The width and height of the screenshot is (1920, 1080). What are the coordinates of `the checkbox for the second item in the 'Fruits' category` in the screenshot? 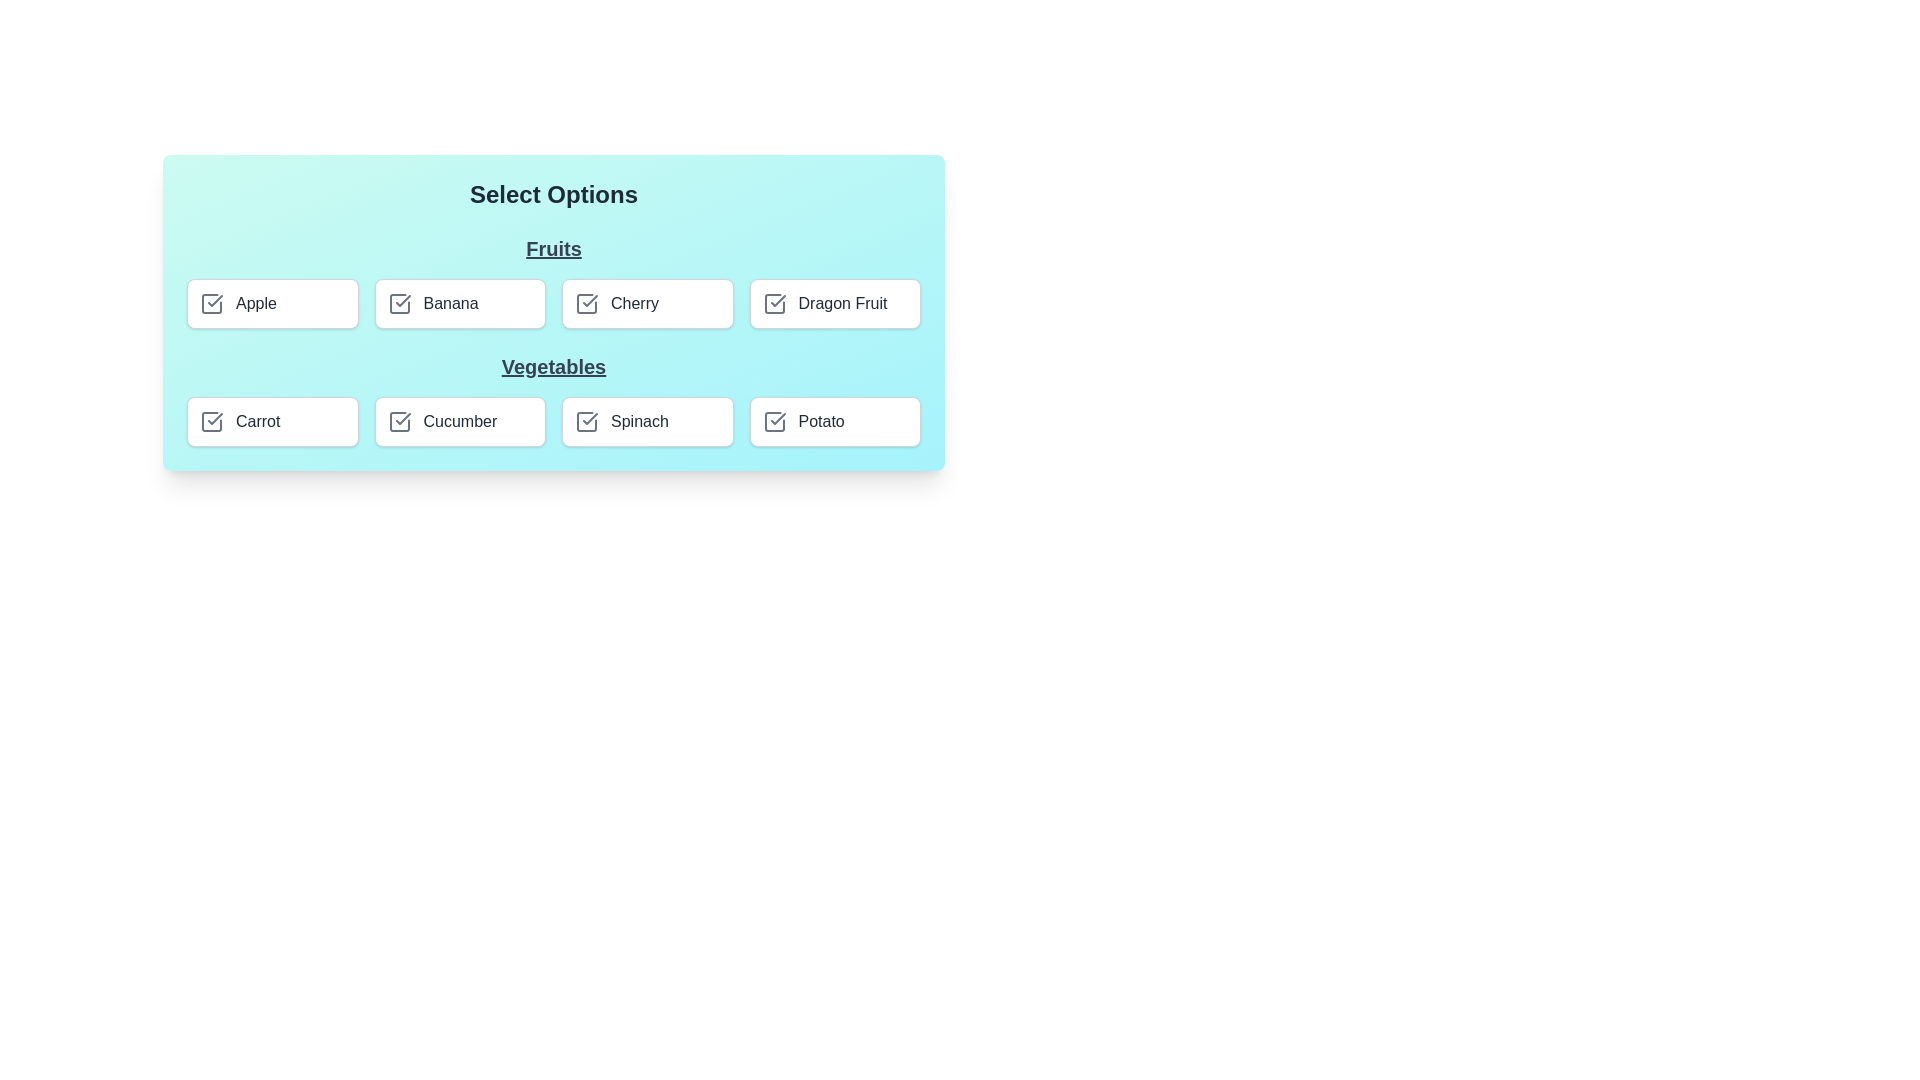 It's located at (459, 304).